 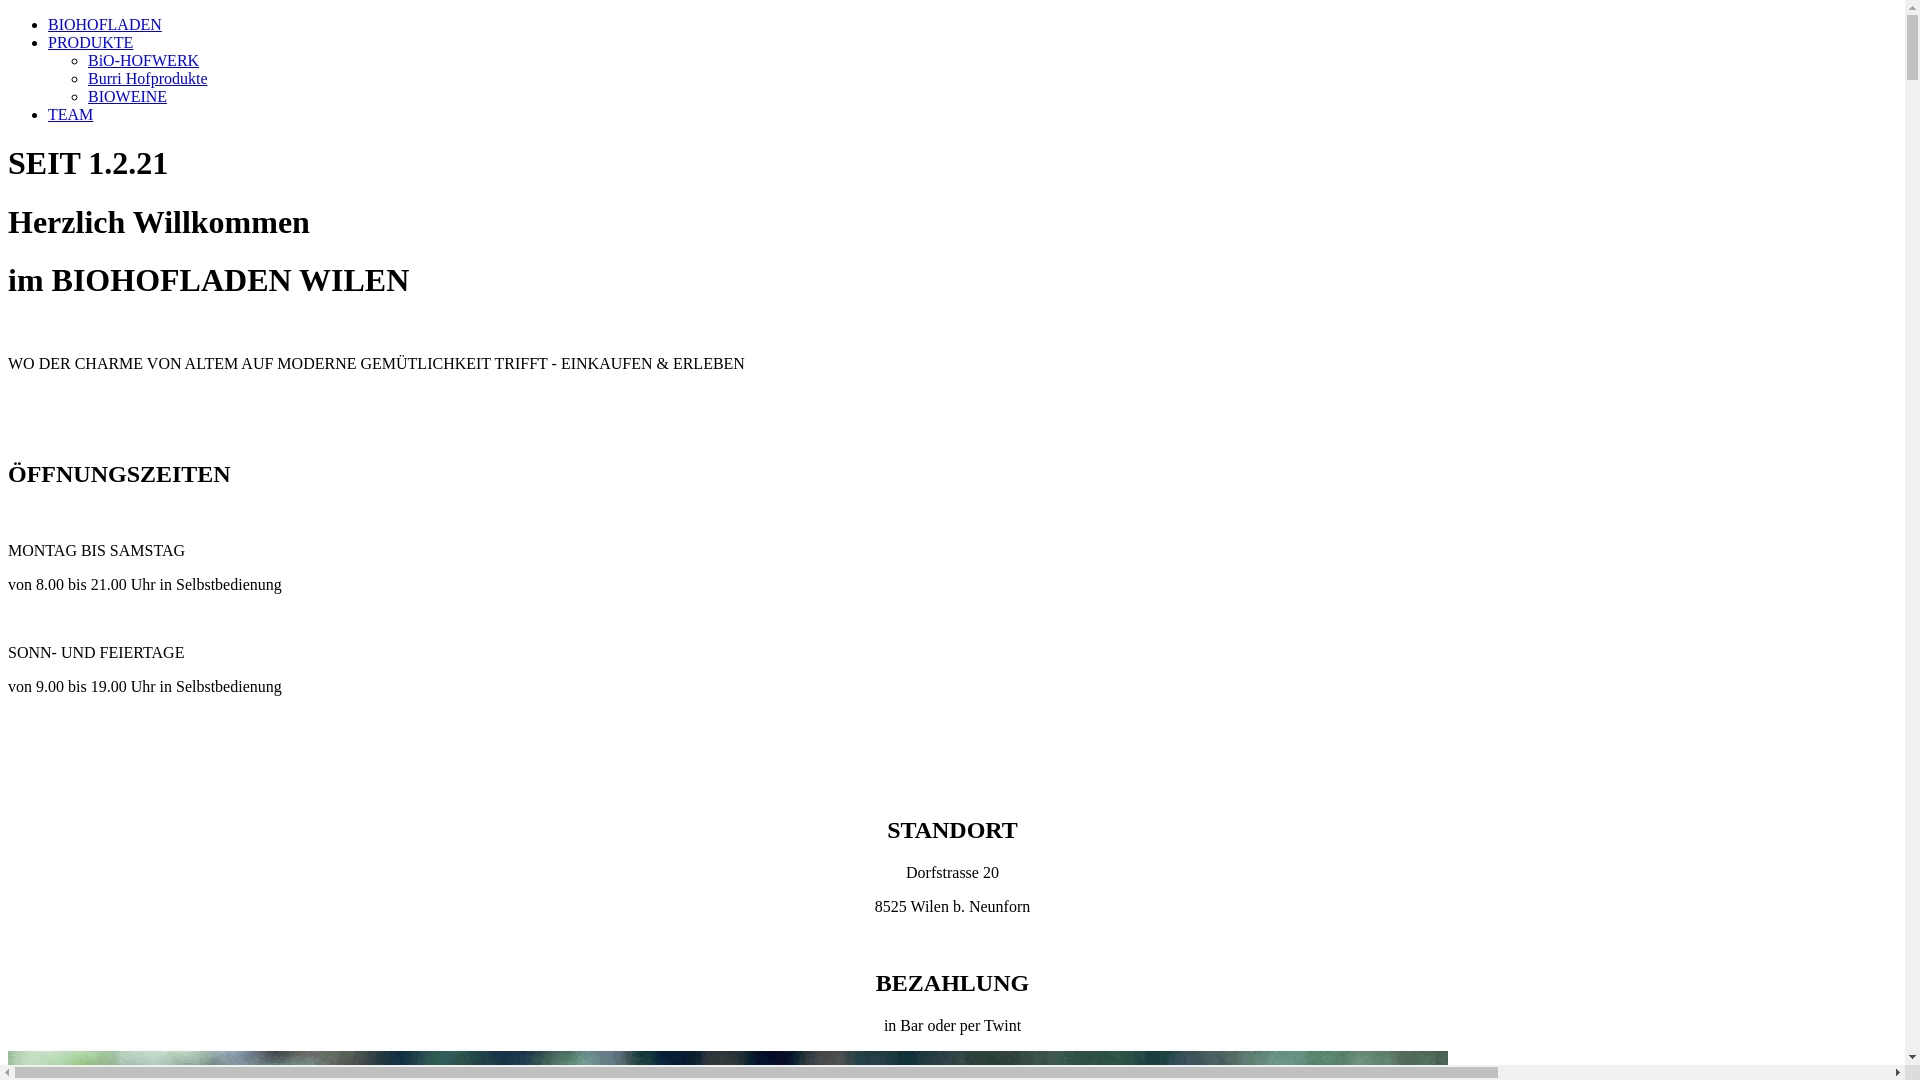 What do you see at coordinates (142, 59) in the screenshot?
I see `'BiO-HOFWERK'` at bounding box center [142, 59].